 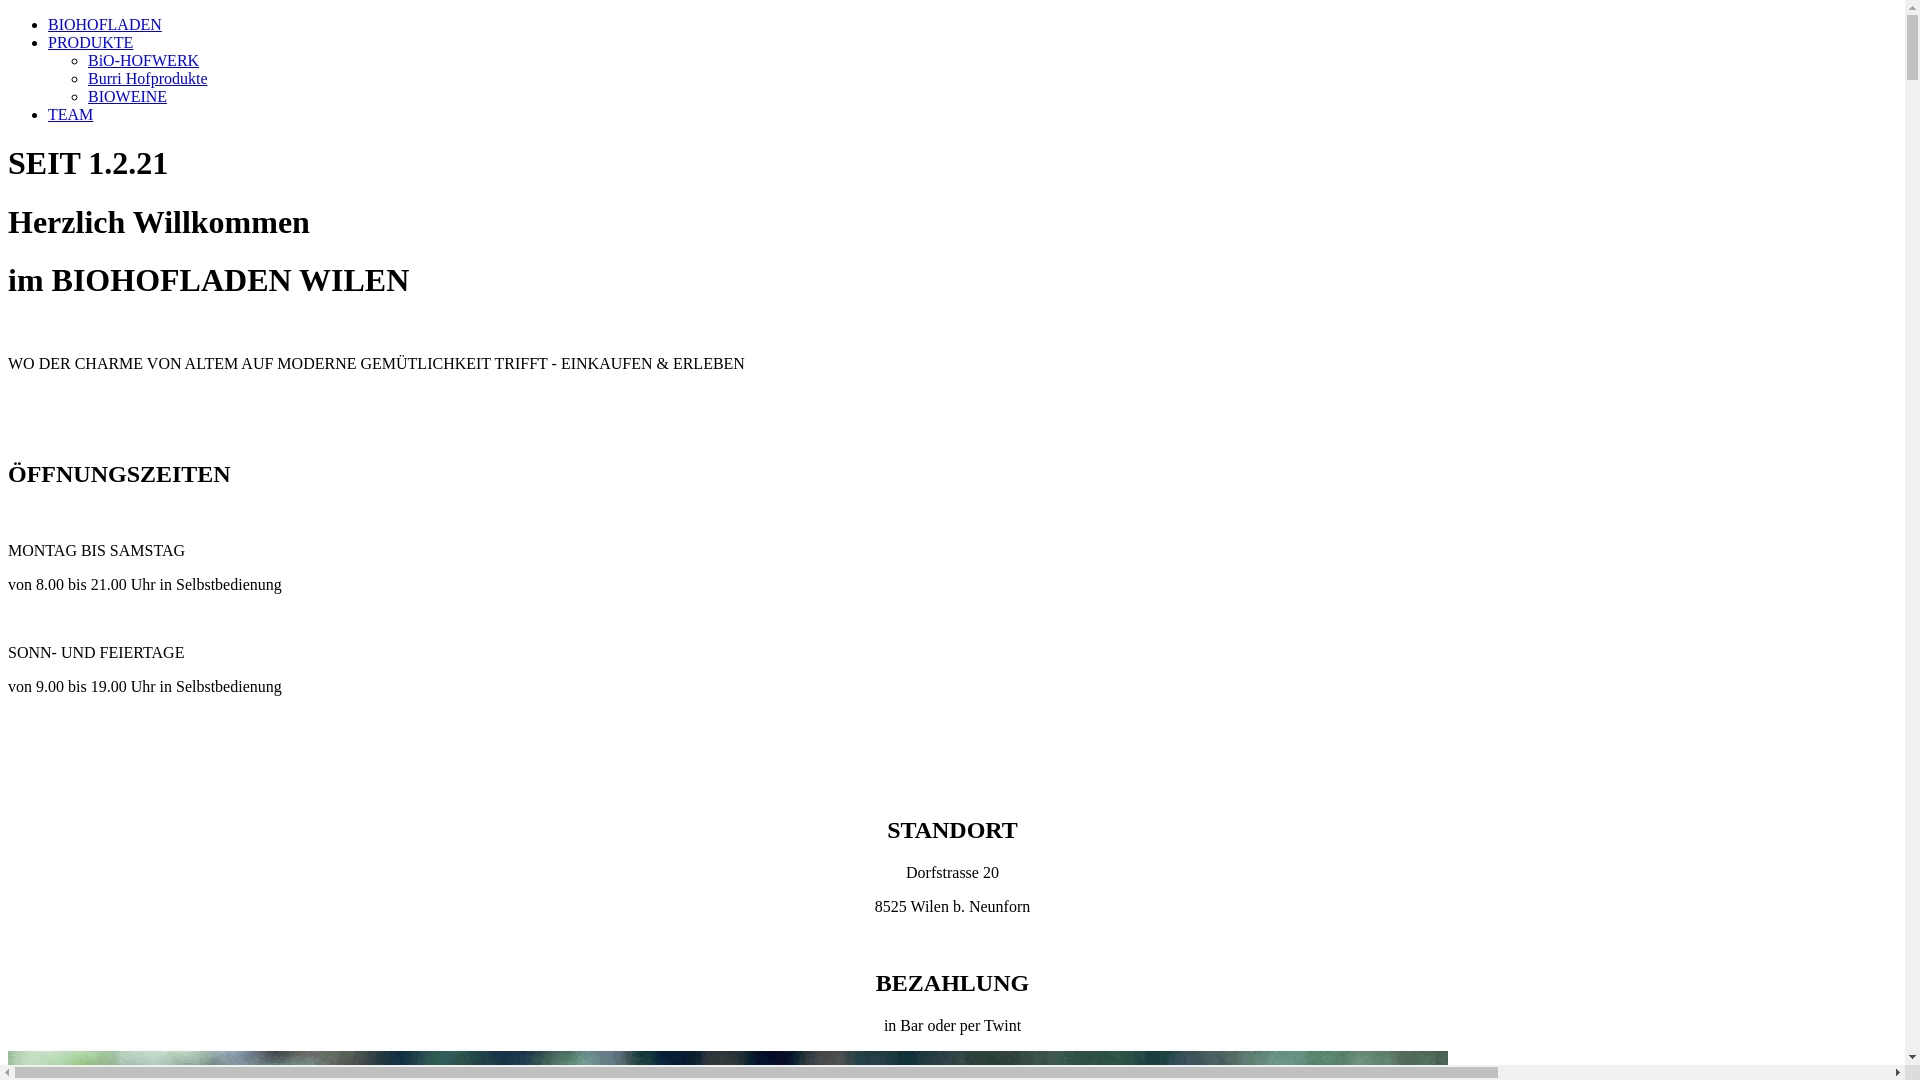 What do you see at coordinates (142, 59) in the screenshot?
I see `'BiO-HOFWERK'` at bounding box center [142, 59].